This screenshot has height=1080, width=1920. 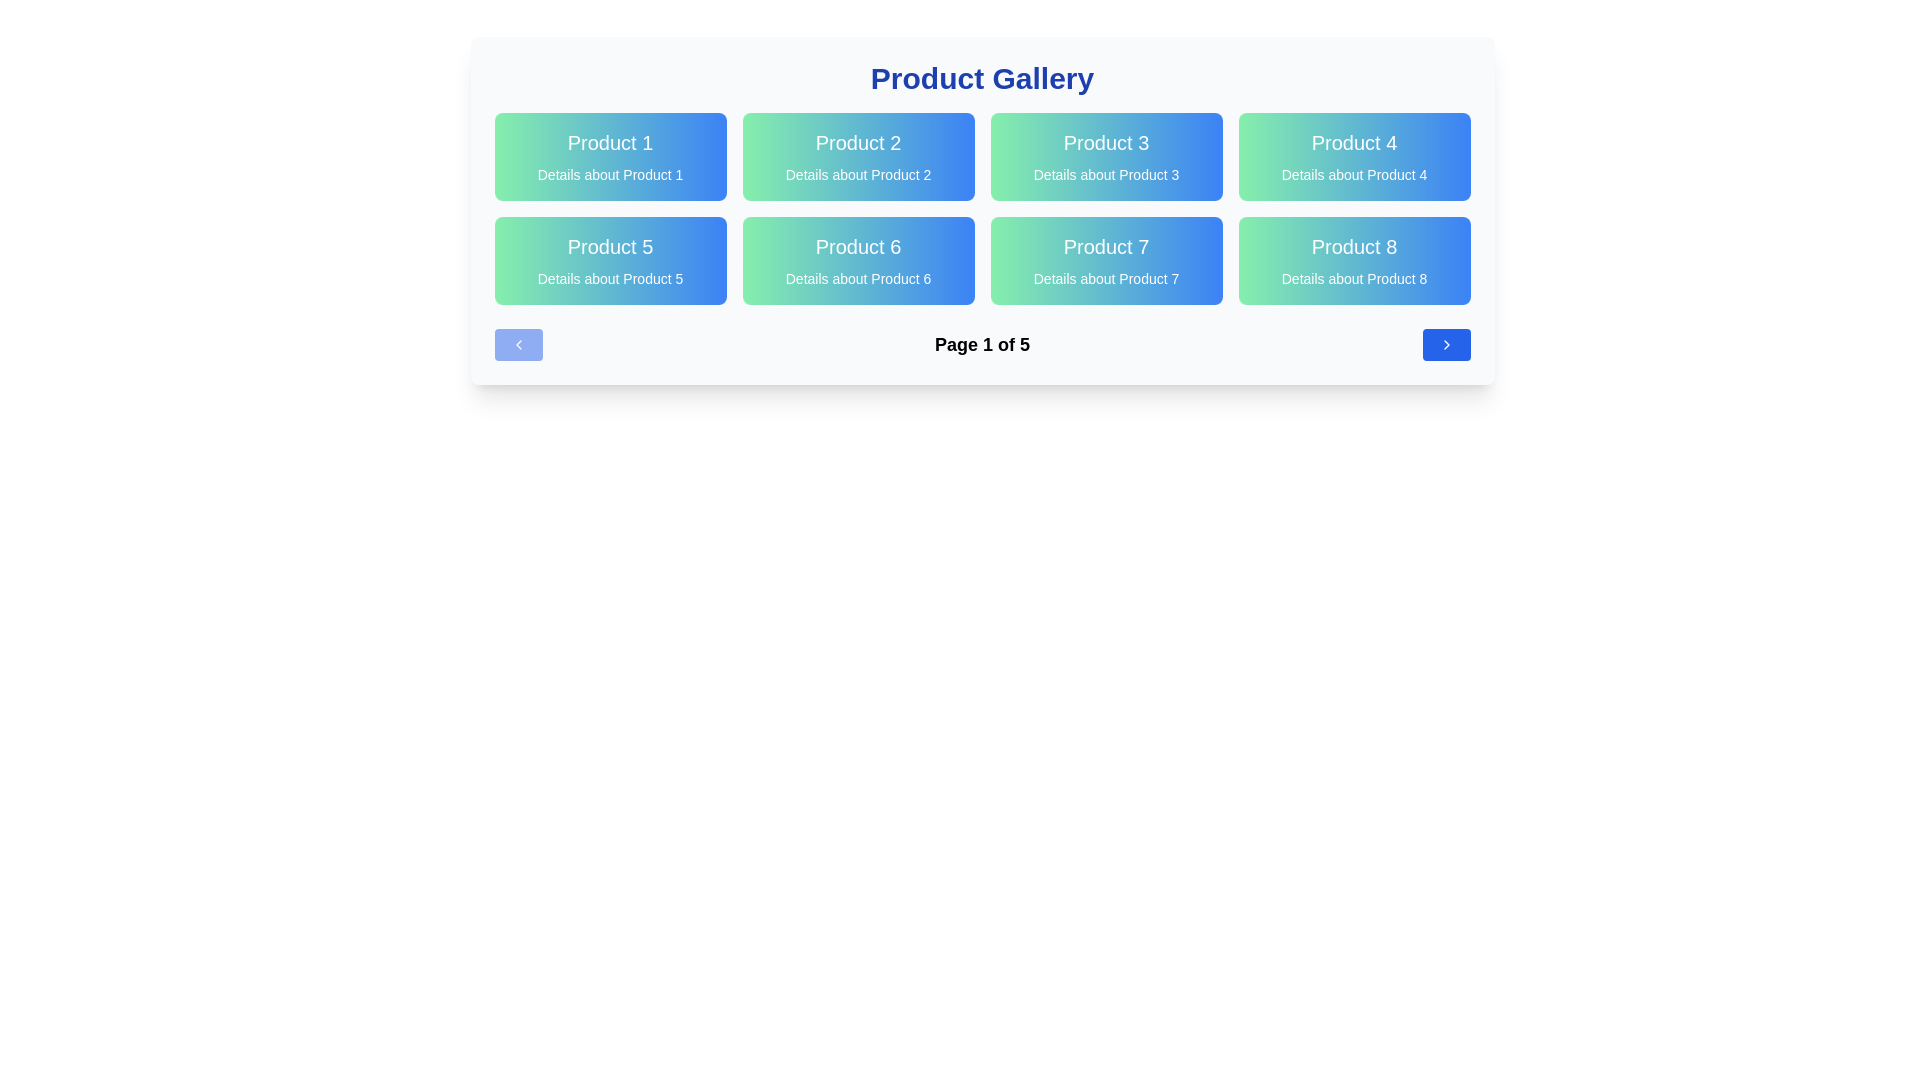 What do you see at coordinates (609, 260) in the screenshot?
I see `the 'Product 5' card in the second row, first column of the product gallery` at bounding box center [609, 260].